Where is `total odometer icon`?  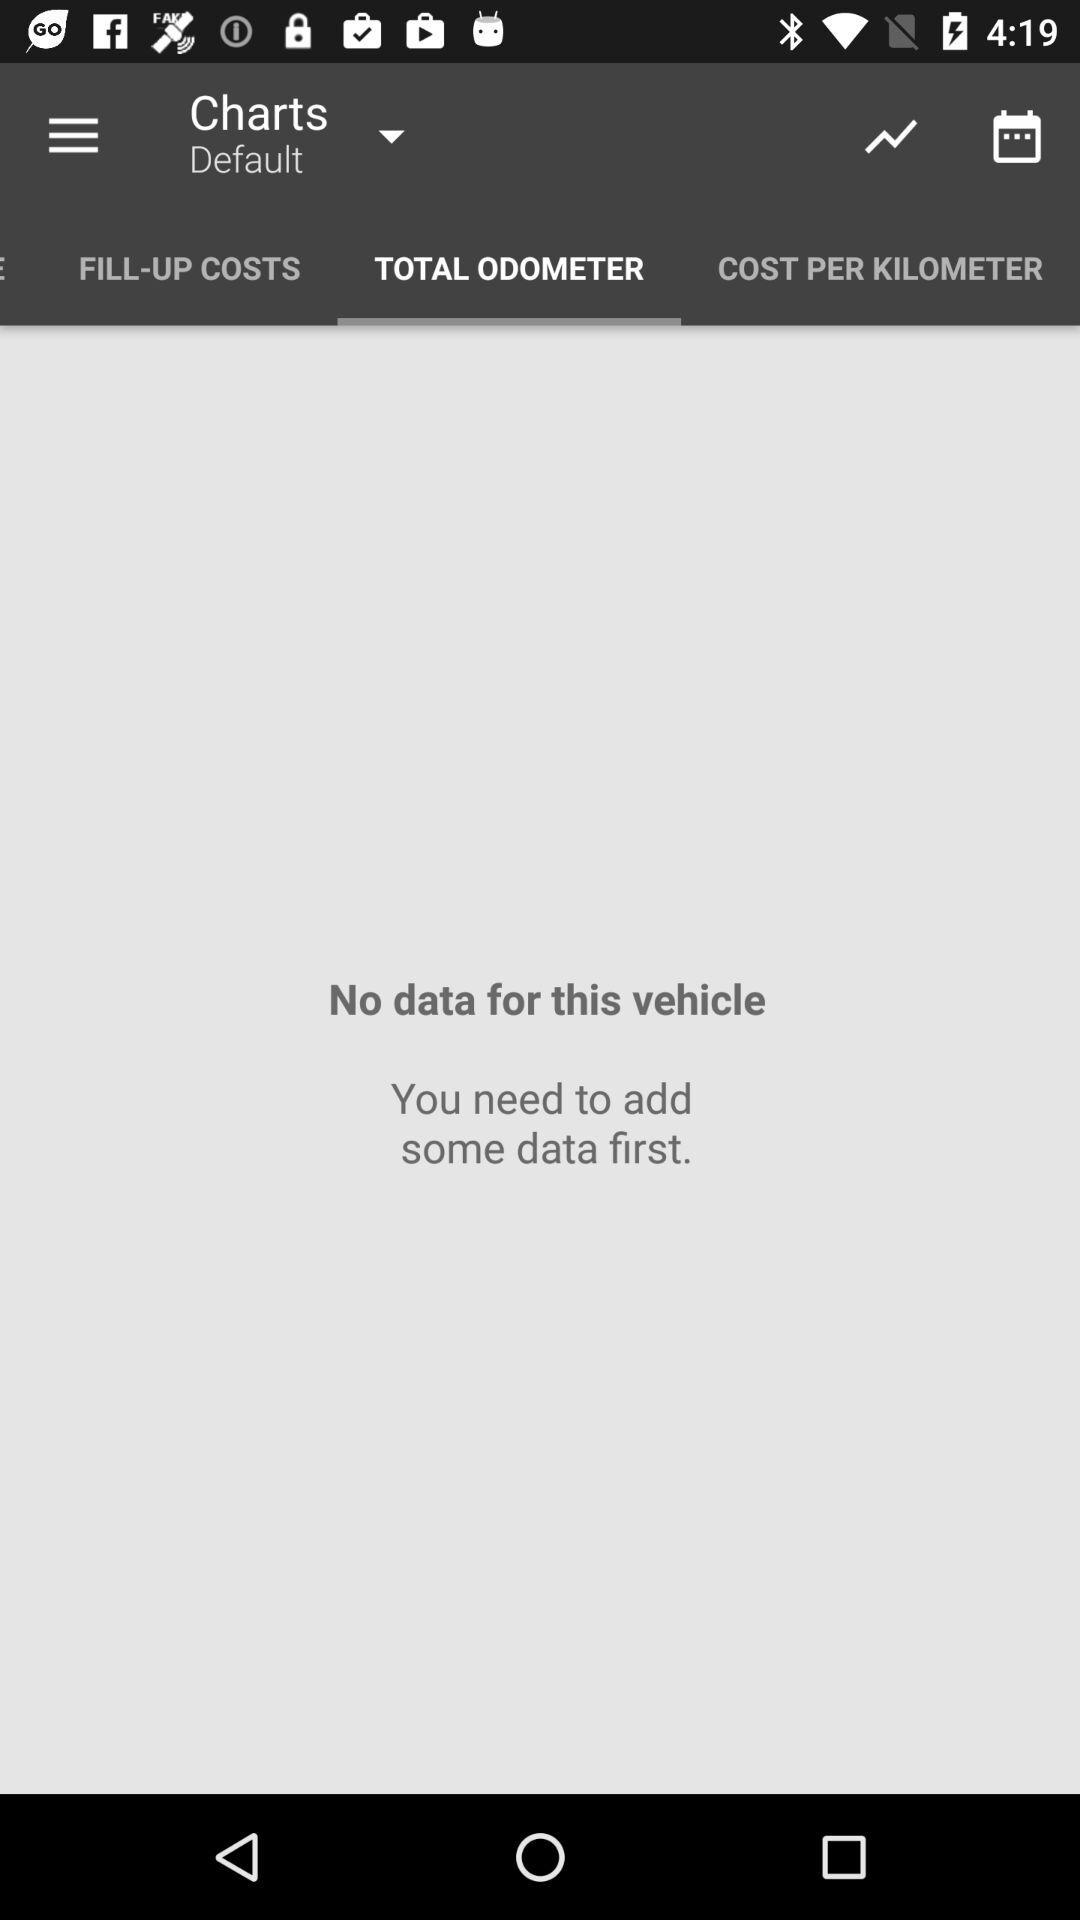
total odometer icon is located at coordinates (508, 266).